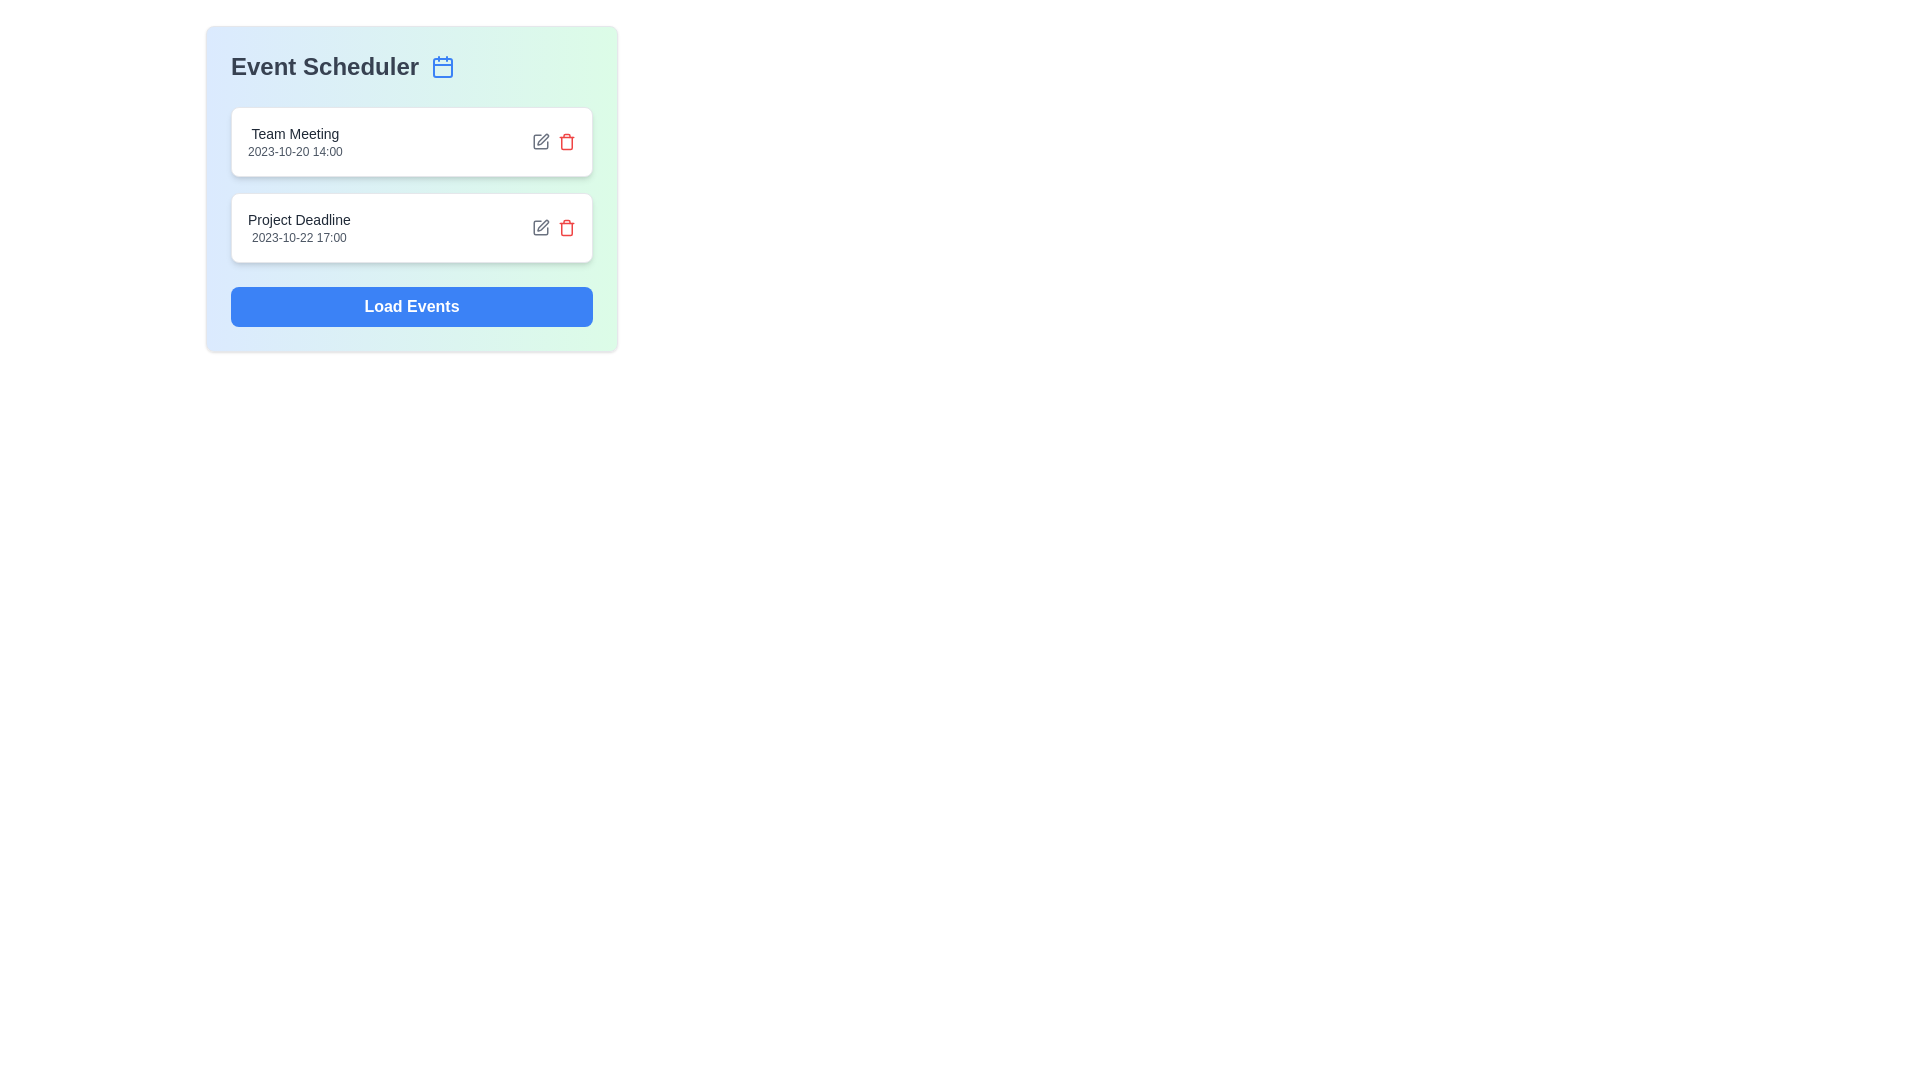  Describe the element at coordinates (565, 141) in the screenshot. I see `the 'delete' icon button located within the event management UI card` at that location.